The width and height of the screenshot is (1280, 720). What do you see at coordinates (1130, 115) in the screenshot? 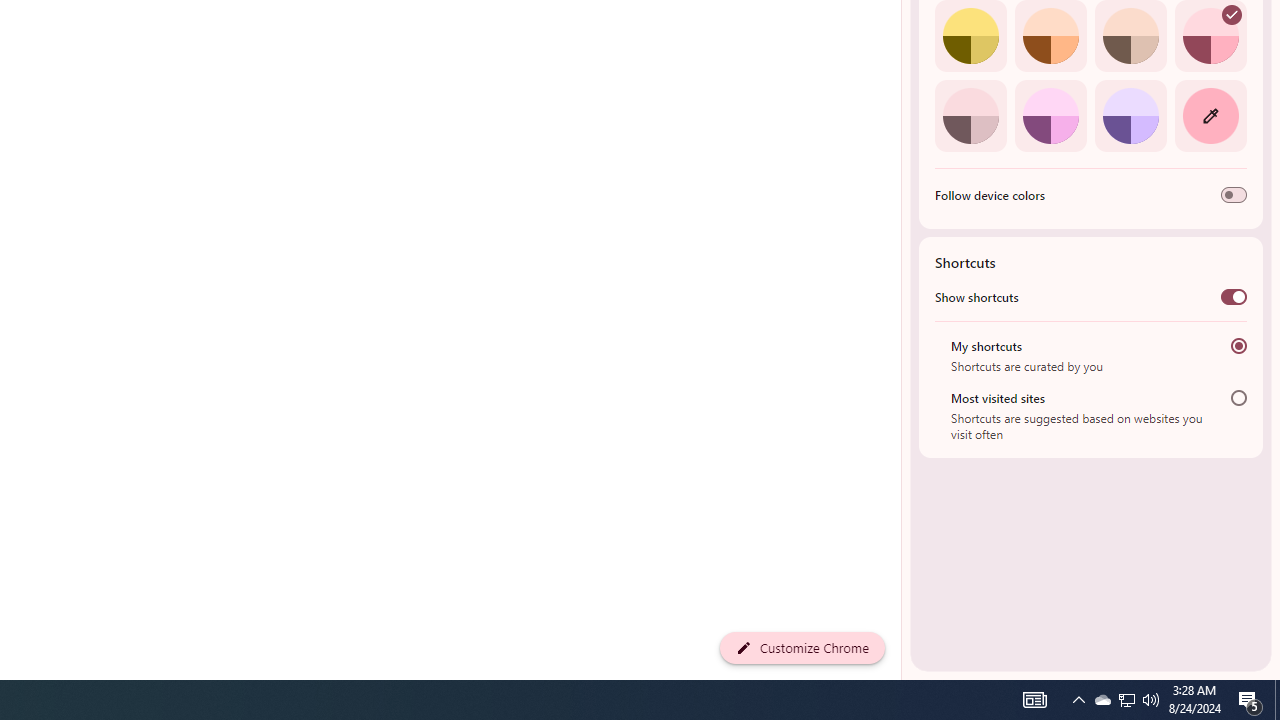
I see `'Violet'` at bounding box center [1130, 115].